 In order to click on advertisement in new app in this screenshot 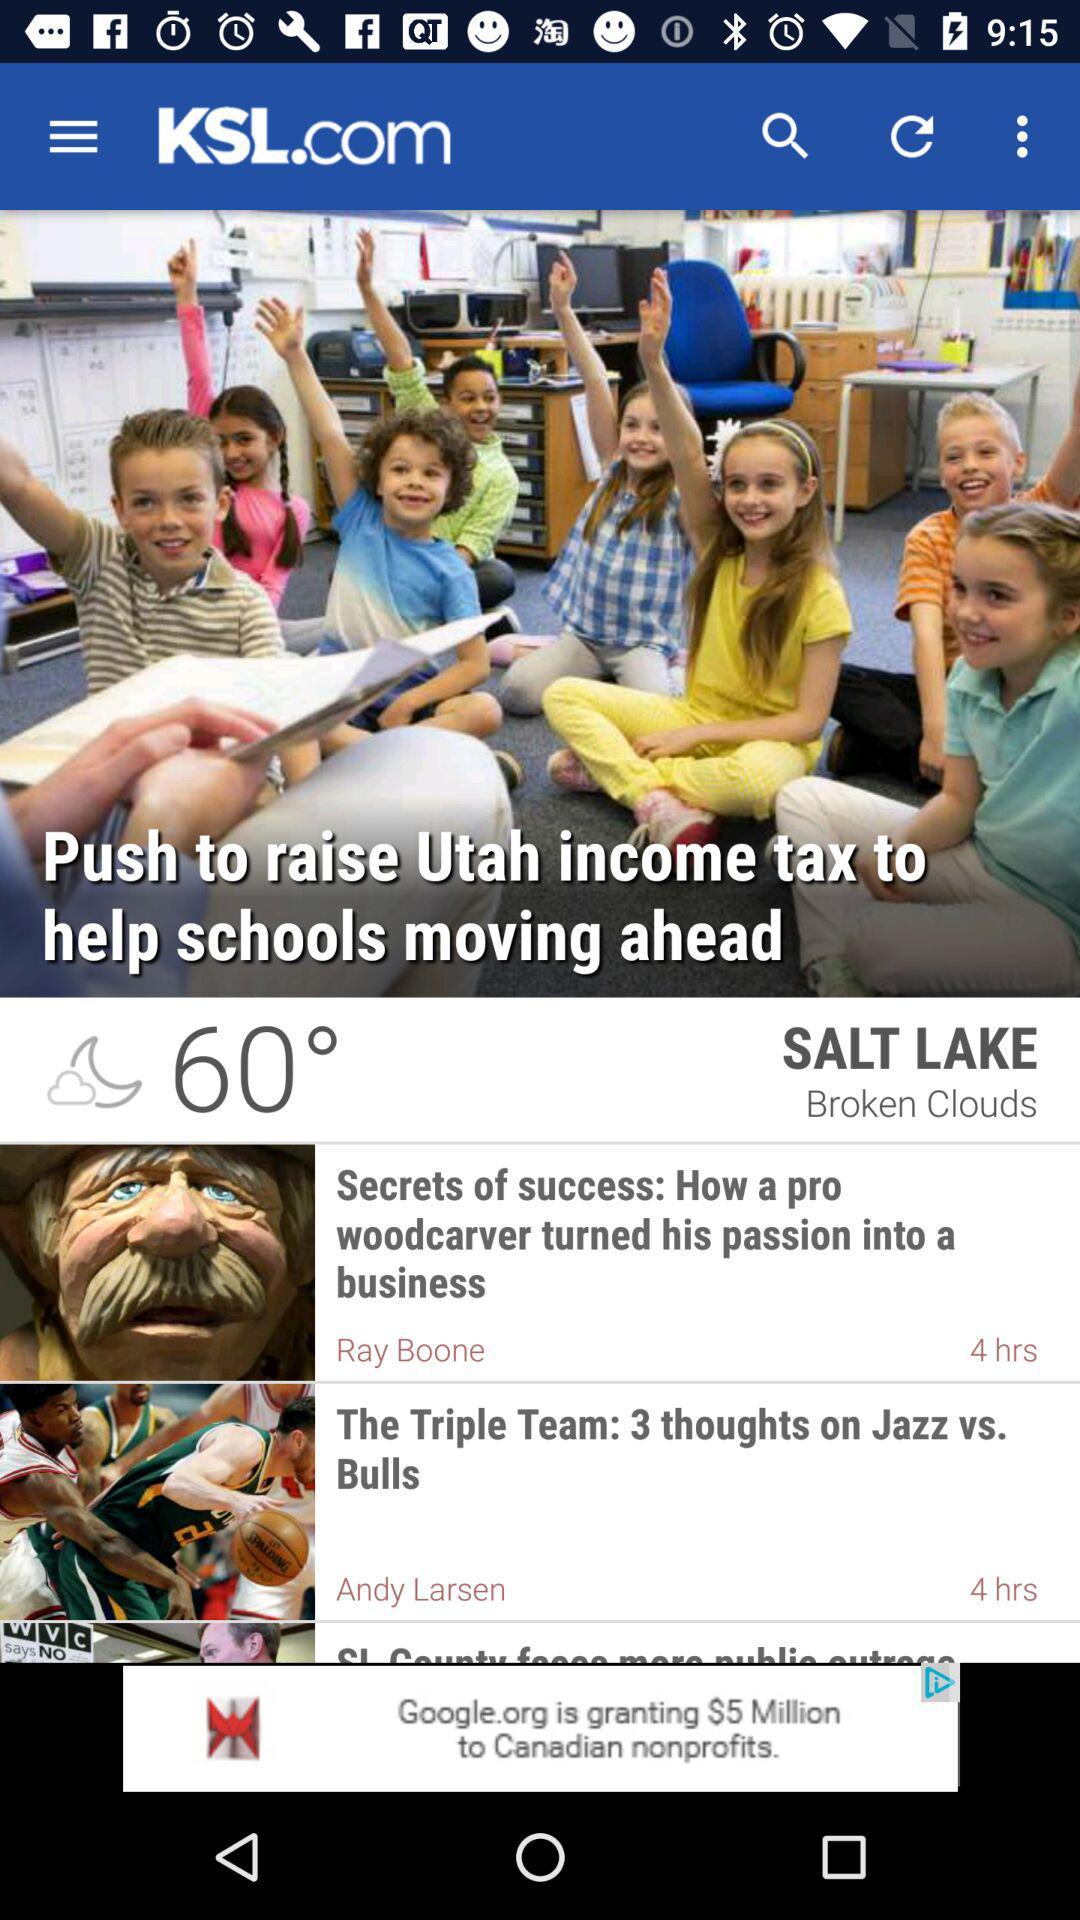, I will do `click(540, 1727)`.